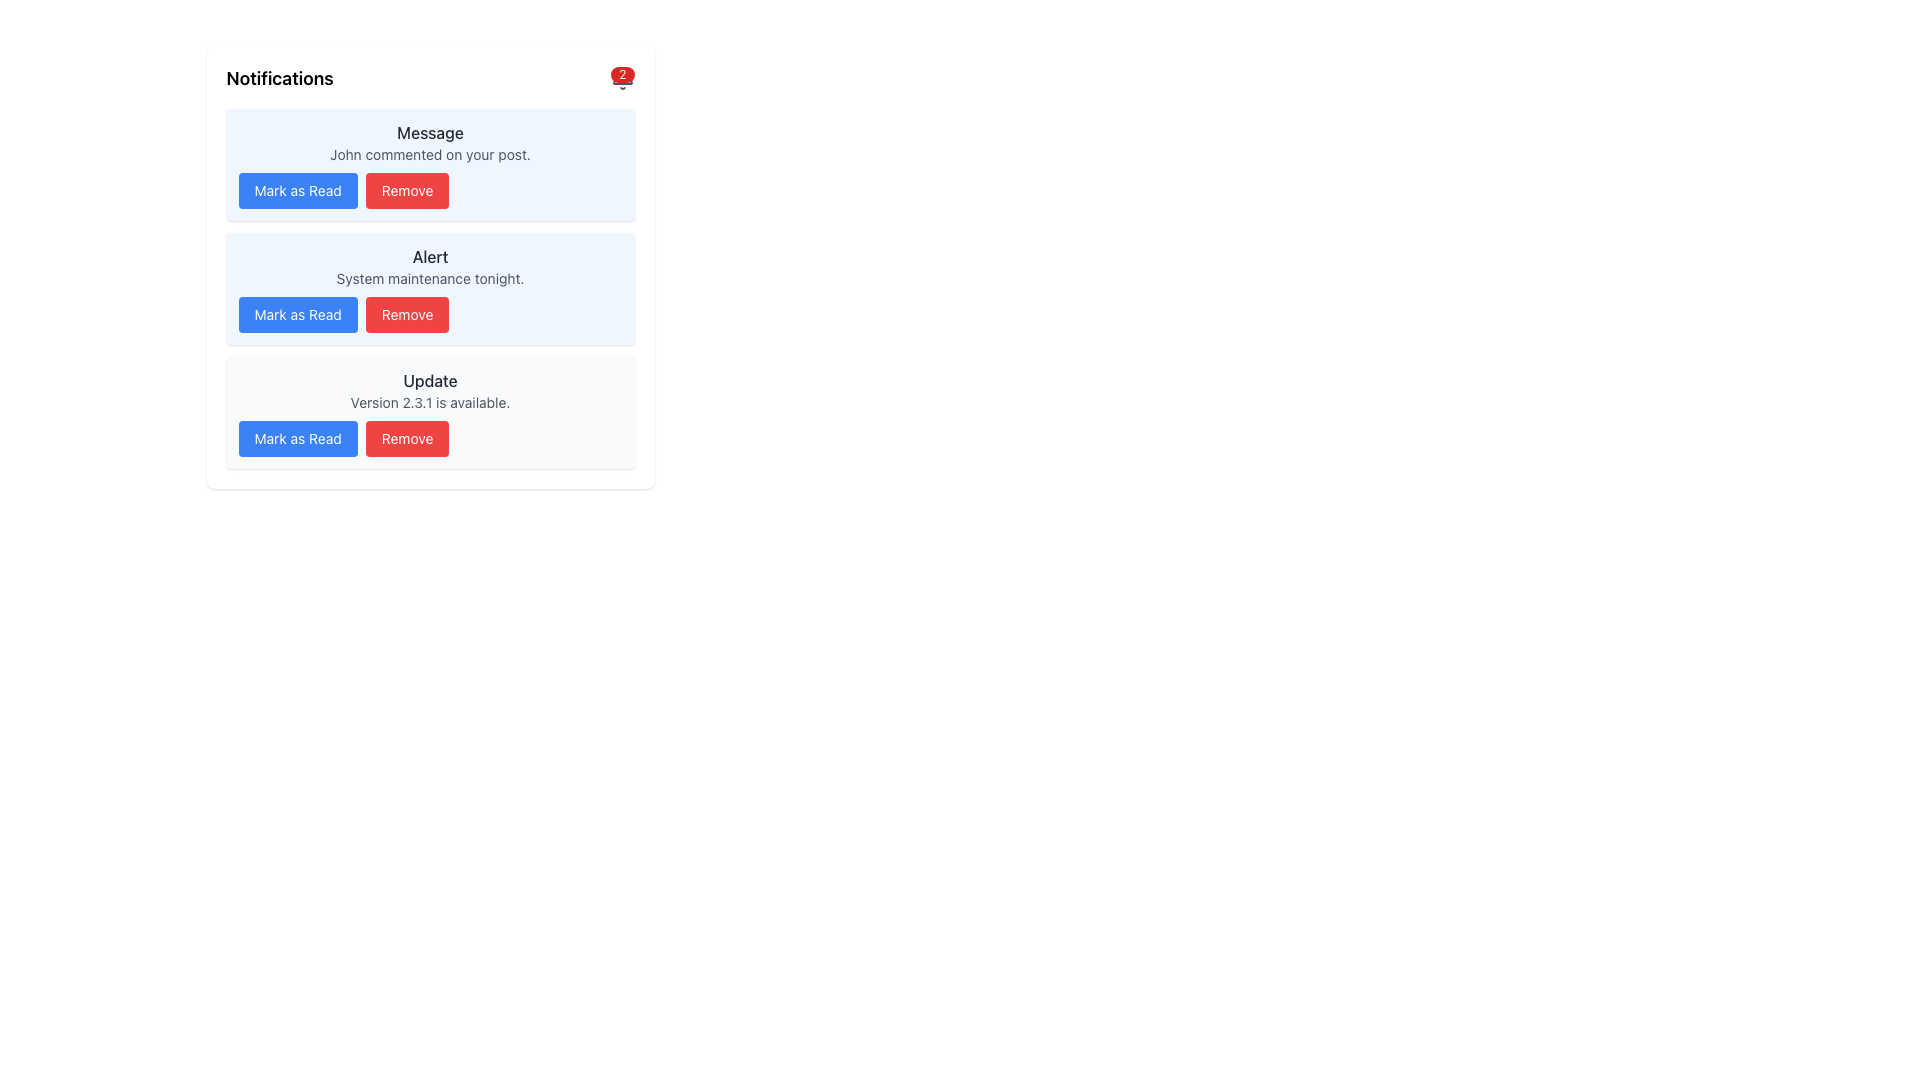 The height and width of the screenshot is (1080, 1920). What do you see at coordinates (406, 191) in the screenshot?
I see `the 'Remove' button, which has a red background and white text, to observe the style change` at bounding box center [406, 191].